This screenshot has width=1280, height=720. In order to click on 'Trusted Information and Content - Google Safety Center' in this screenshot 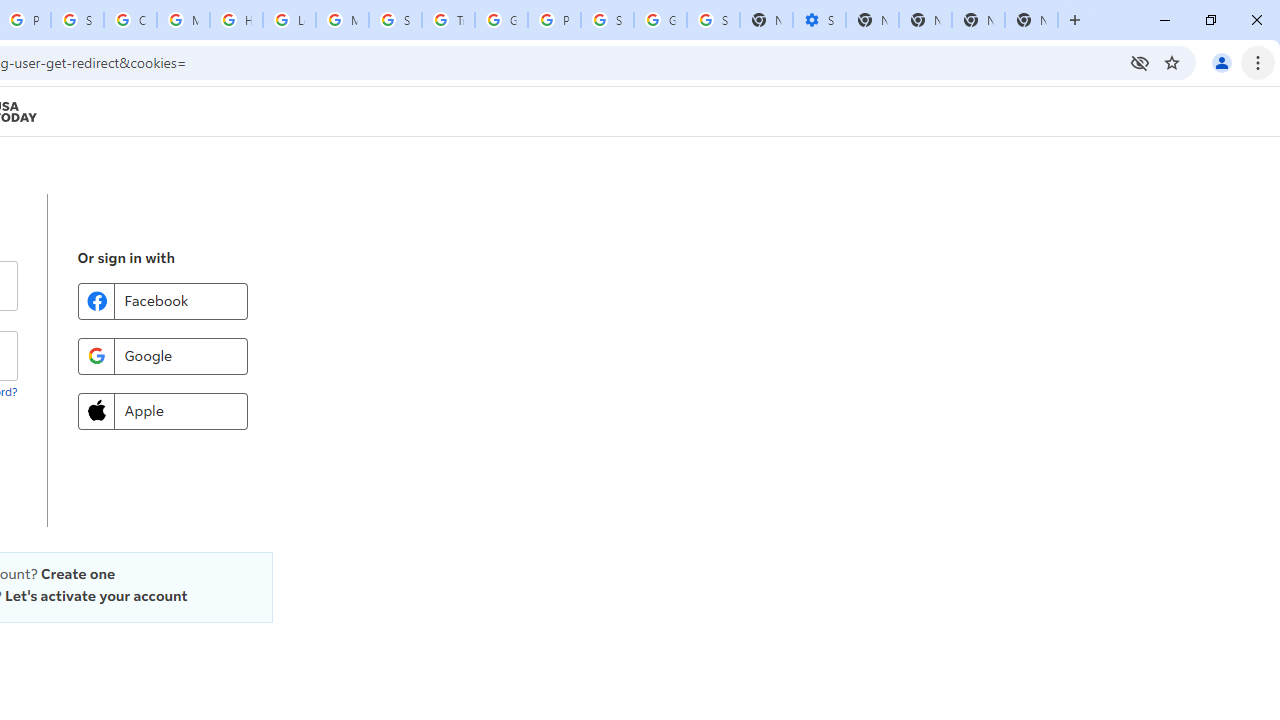, I will do `click(447, 20)`.